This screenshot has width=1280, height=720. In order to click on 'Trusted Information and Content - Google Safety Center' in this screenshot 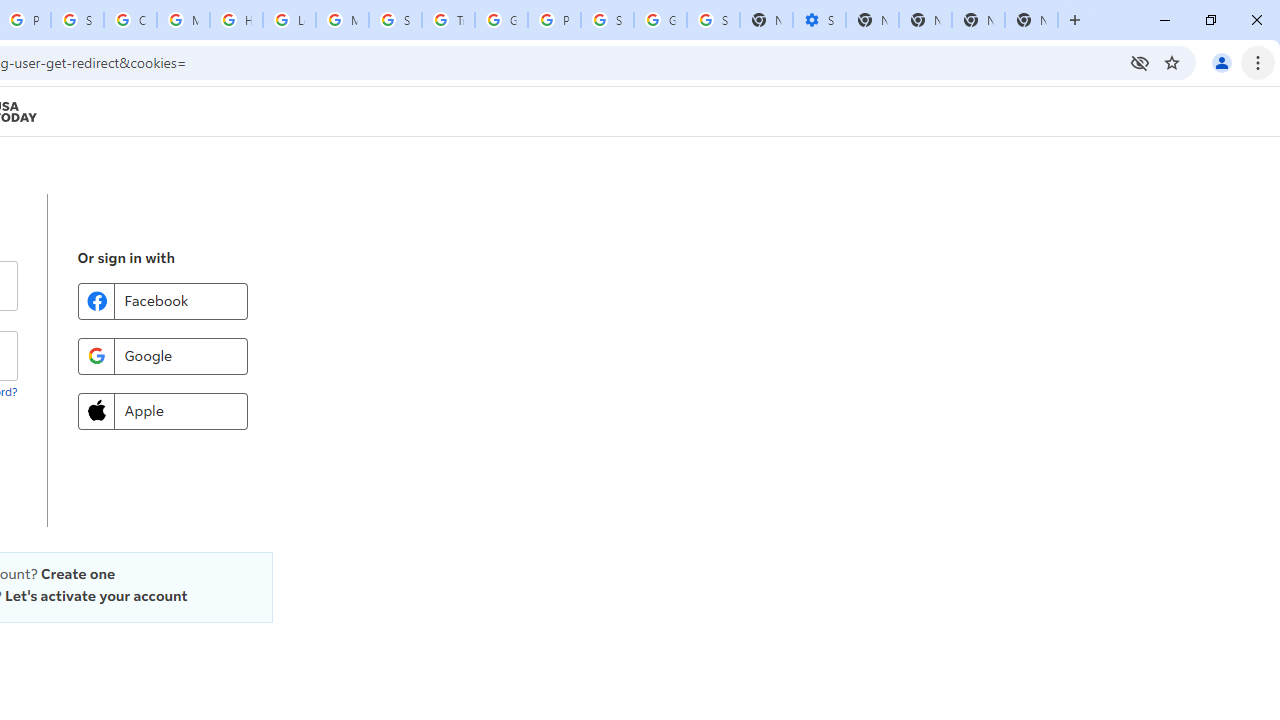, I will do `click(447, 20)`.